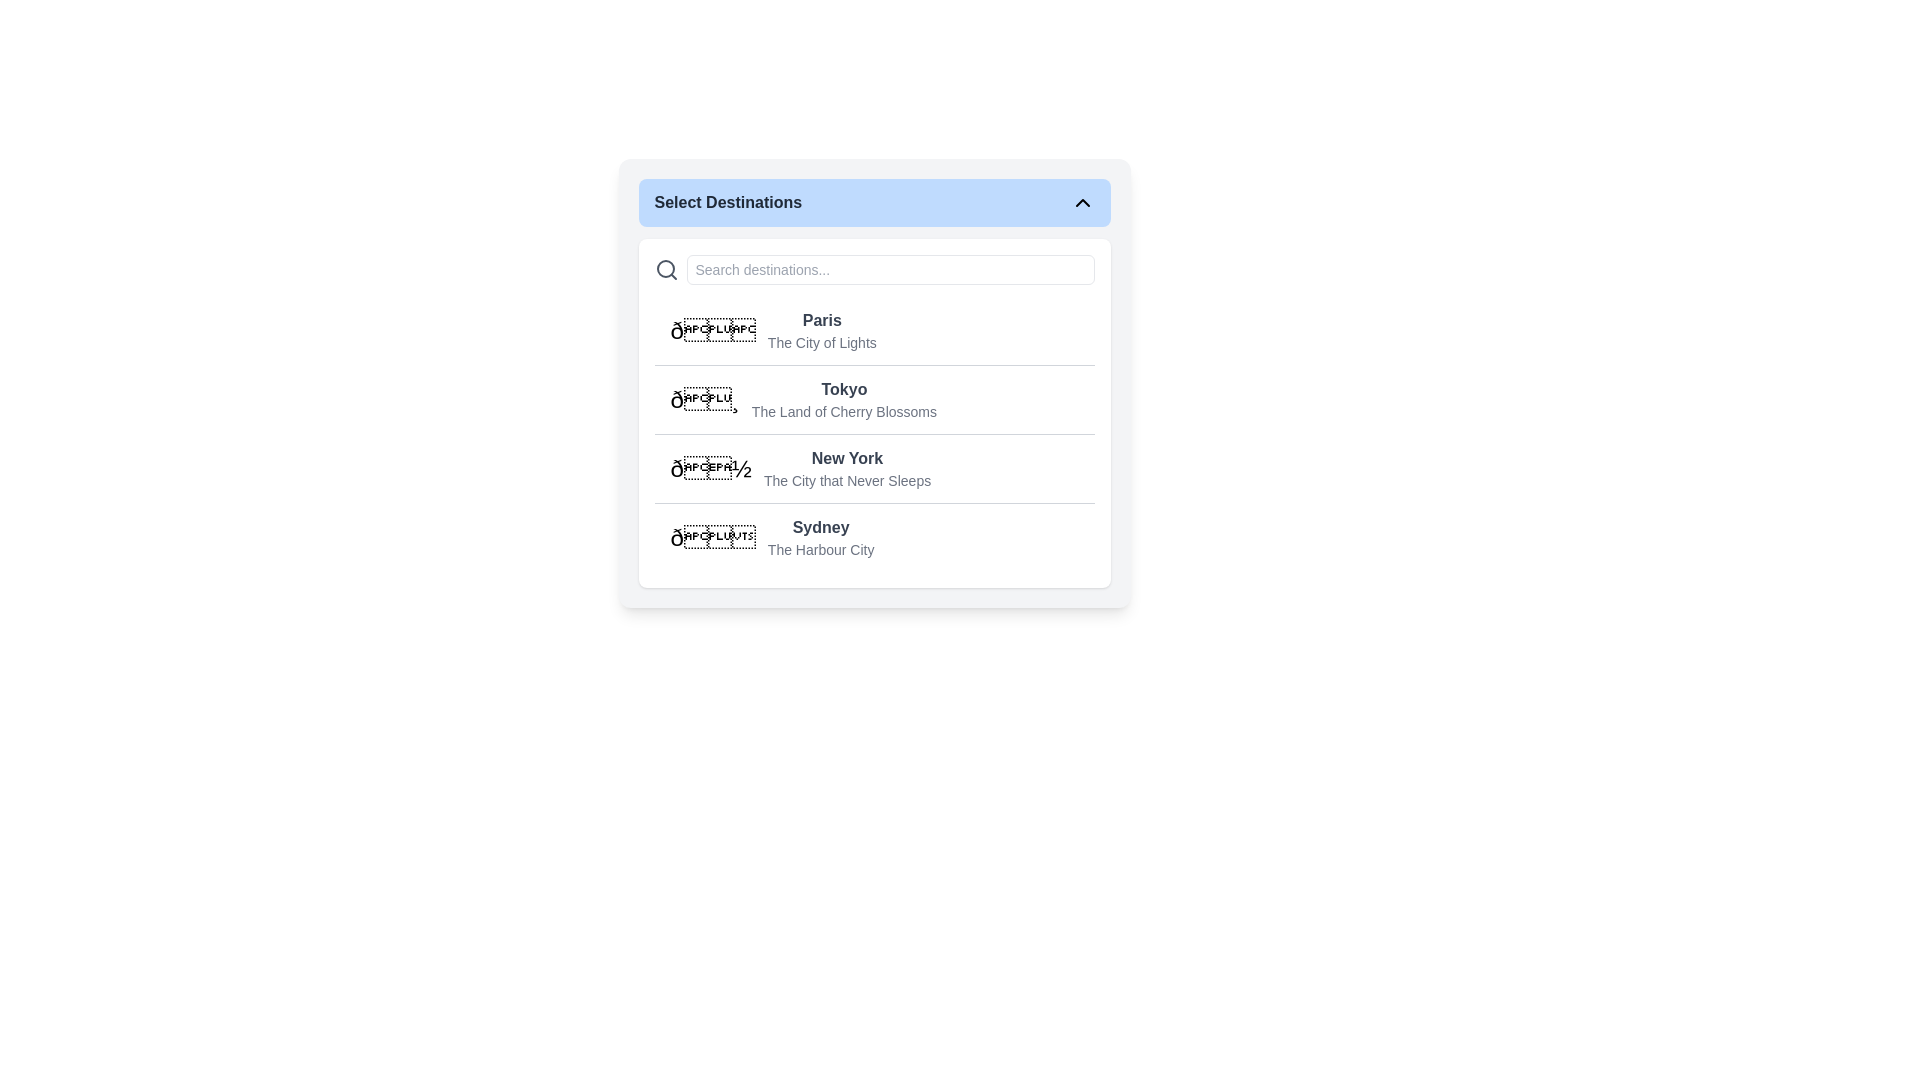 Image resolution: width=1920 pixels, height=1080 pixels. What do you see at coordinates (847, 469) in the screenshot?
I see `the Selectable List Item labeled 'New York' in the dropdown menu under 'Select Destinations'` at bounding box center [847, 469].